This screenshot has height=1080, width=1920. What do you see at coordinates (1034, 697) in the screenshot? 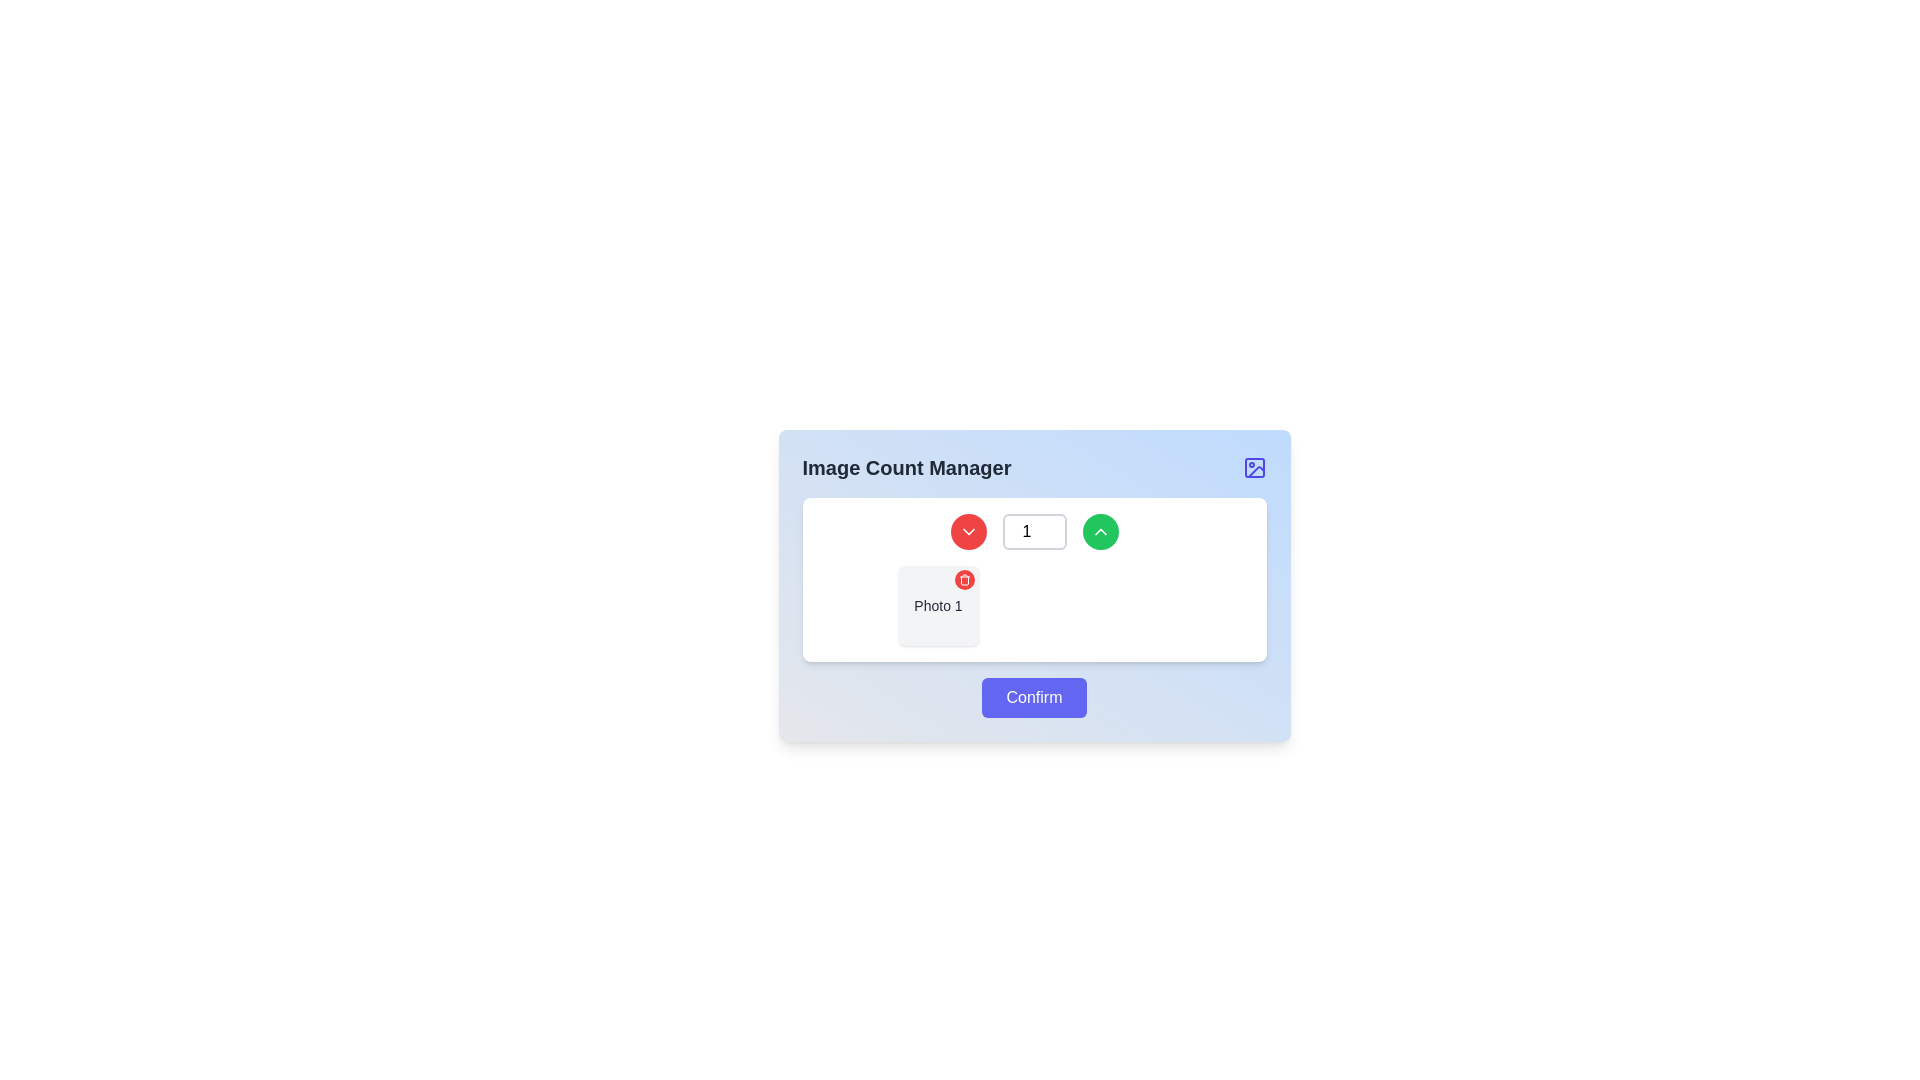
I see `the confirm button in the 'Image Count Manager' modal to confirm actions or choices` at bounding box center [1034, 697].